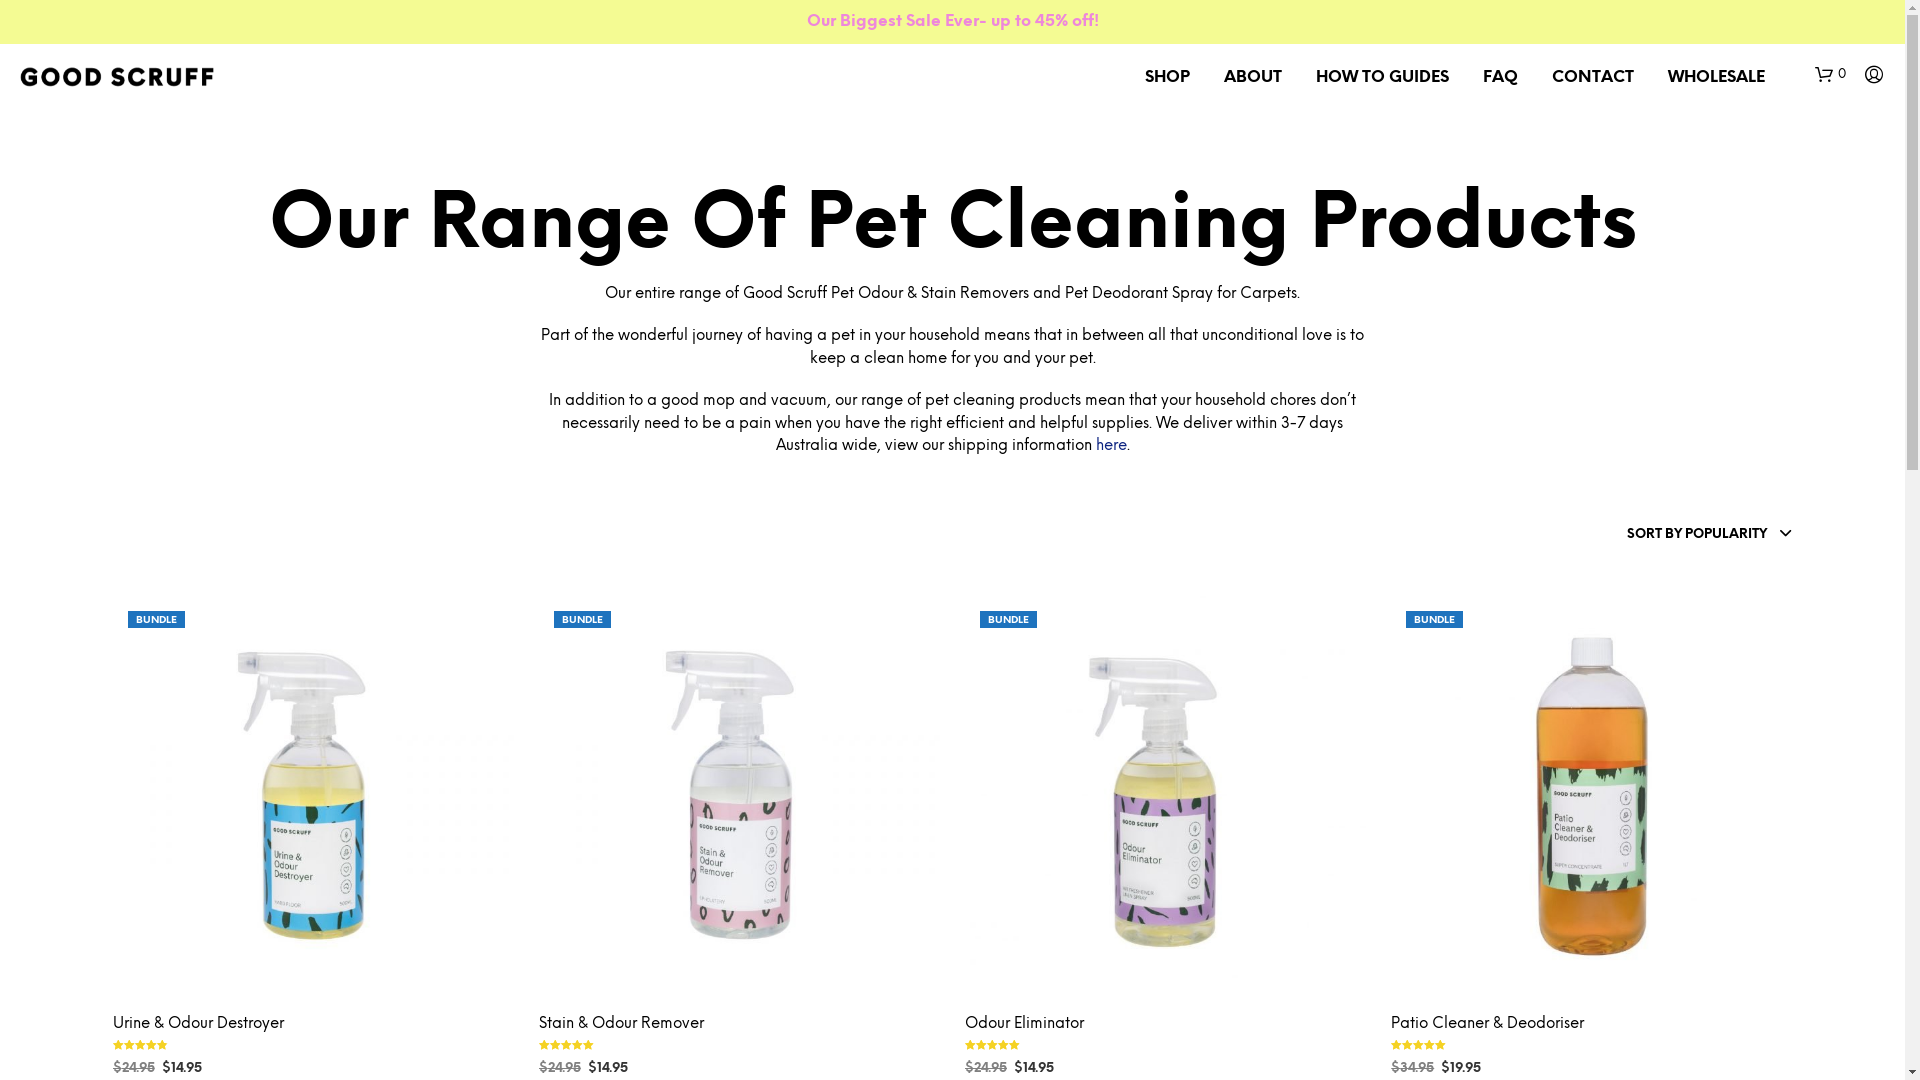 Image resolution: width=1920 pixels, height=1080 pixels. Describe the element at coordinates (115, 76) in the screenshot. I see `'Amazing plant-powered pet cleaning products'` at that location.